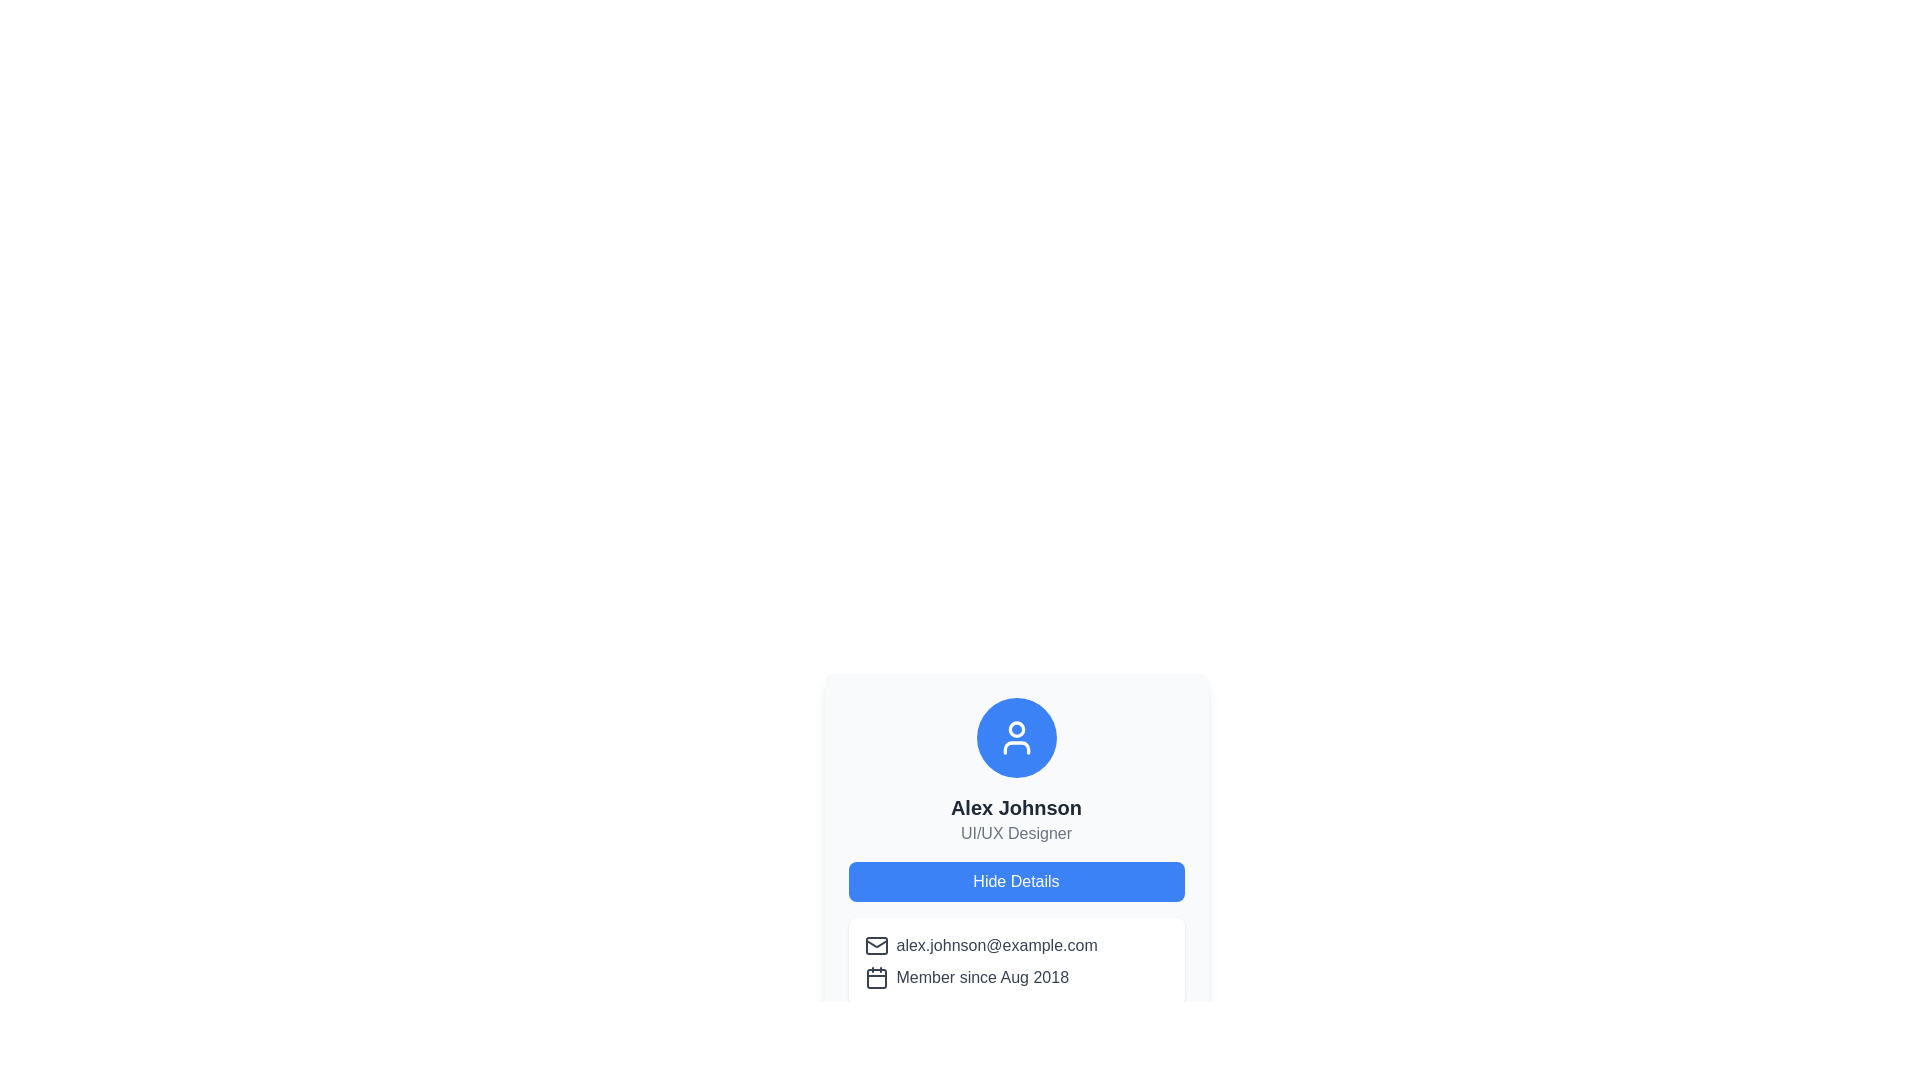 This screenshot has width=1920, height=1080. Describe the element at coordinates (1016, 945) in the screenshot. I see `the text element displaying the email address 'alex.johnson@example.com' with the accompanying mail icon, which is styled in gray and located within a card-like component` at that location.